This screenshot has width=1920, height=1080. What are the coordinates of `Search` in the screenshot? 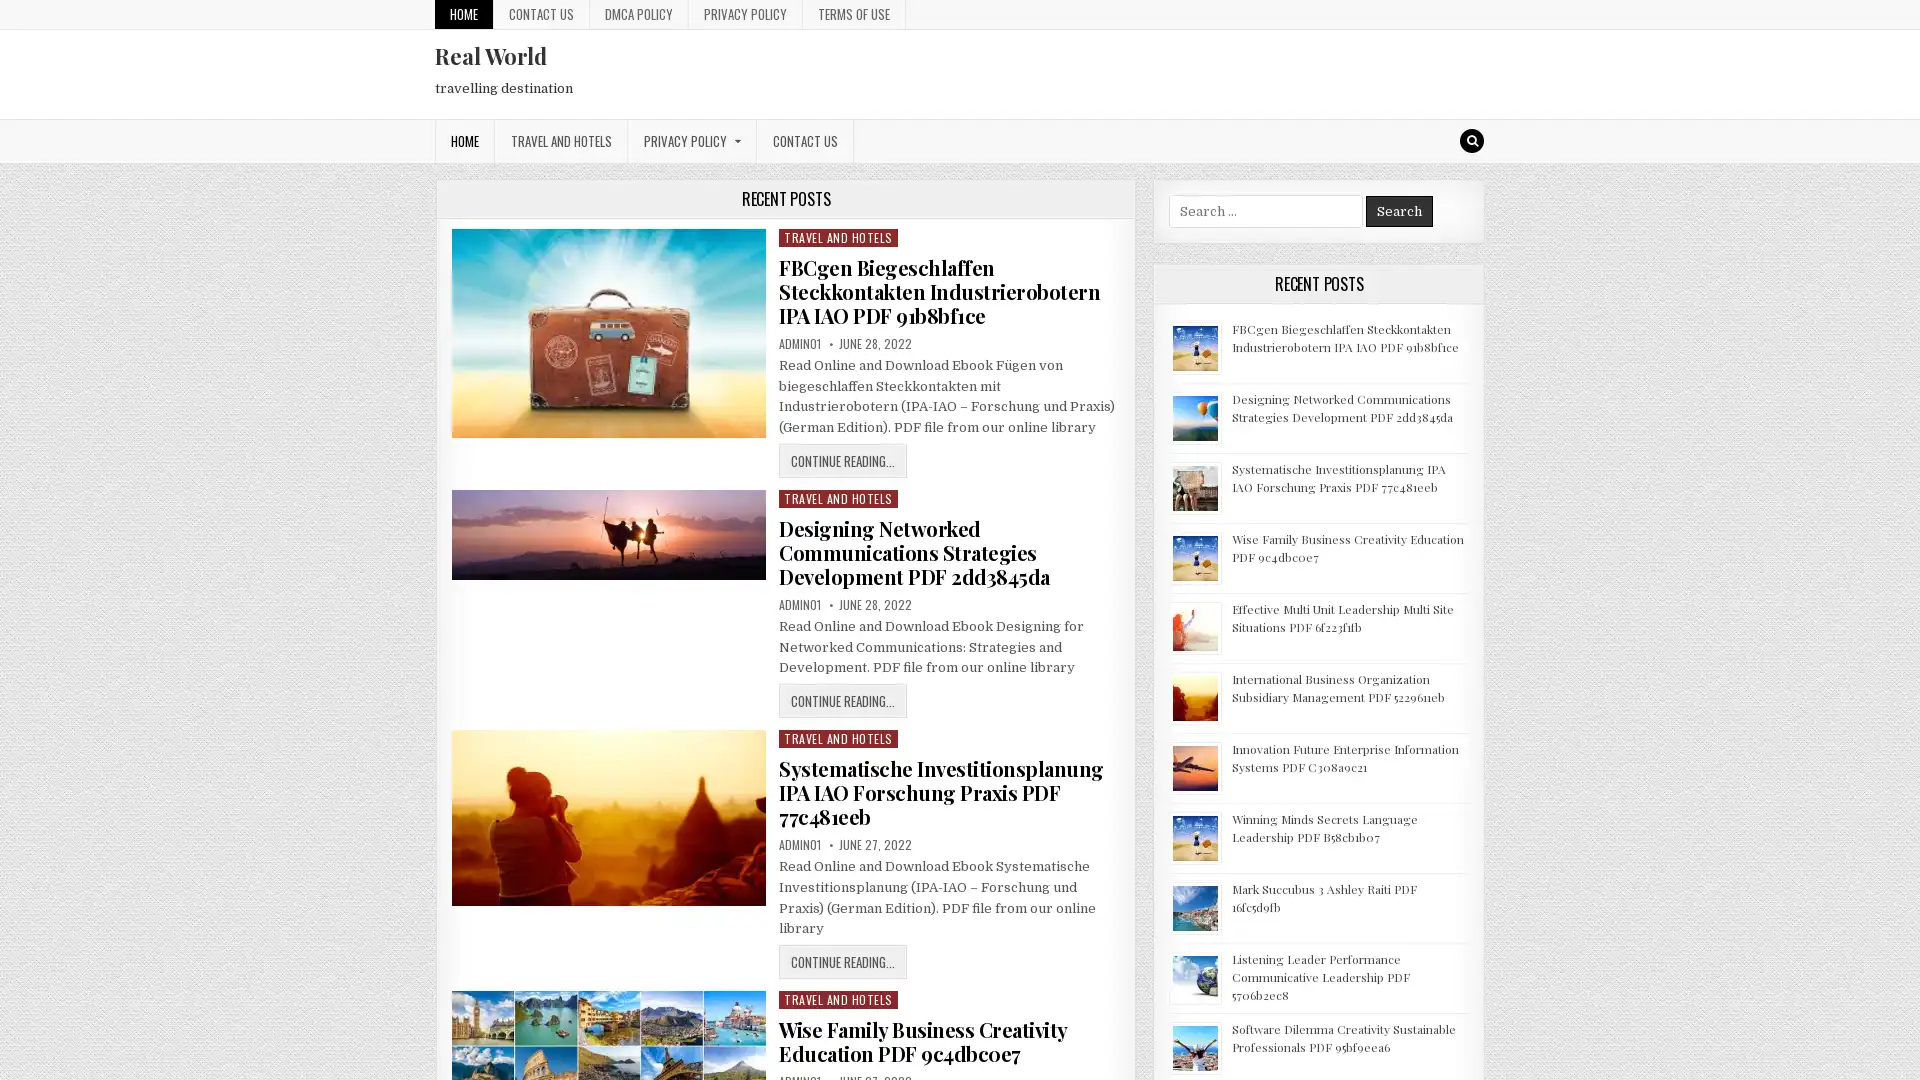 It's located at (1398, 211).